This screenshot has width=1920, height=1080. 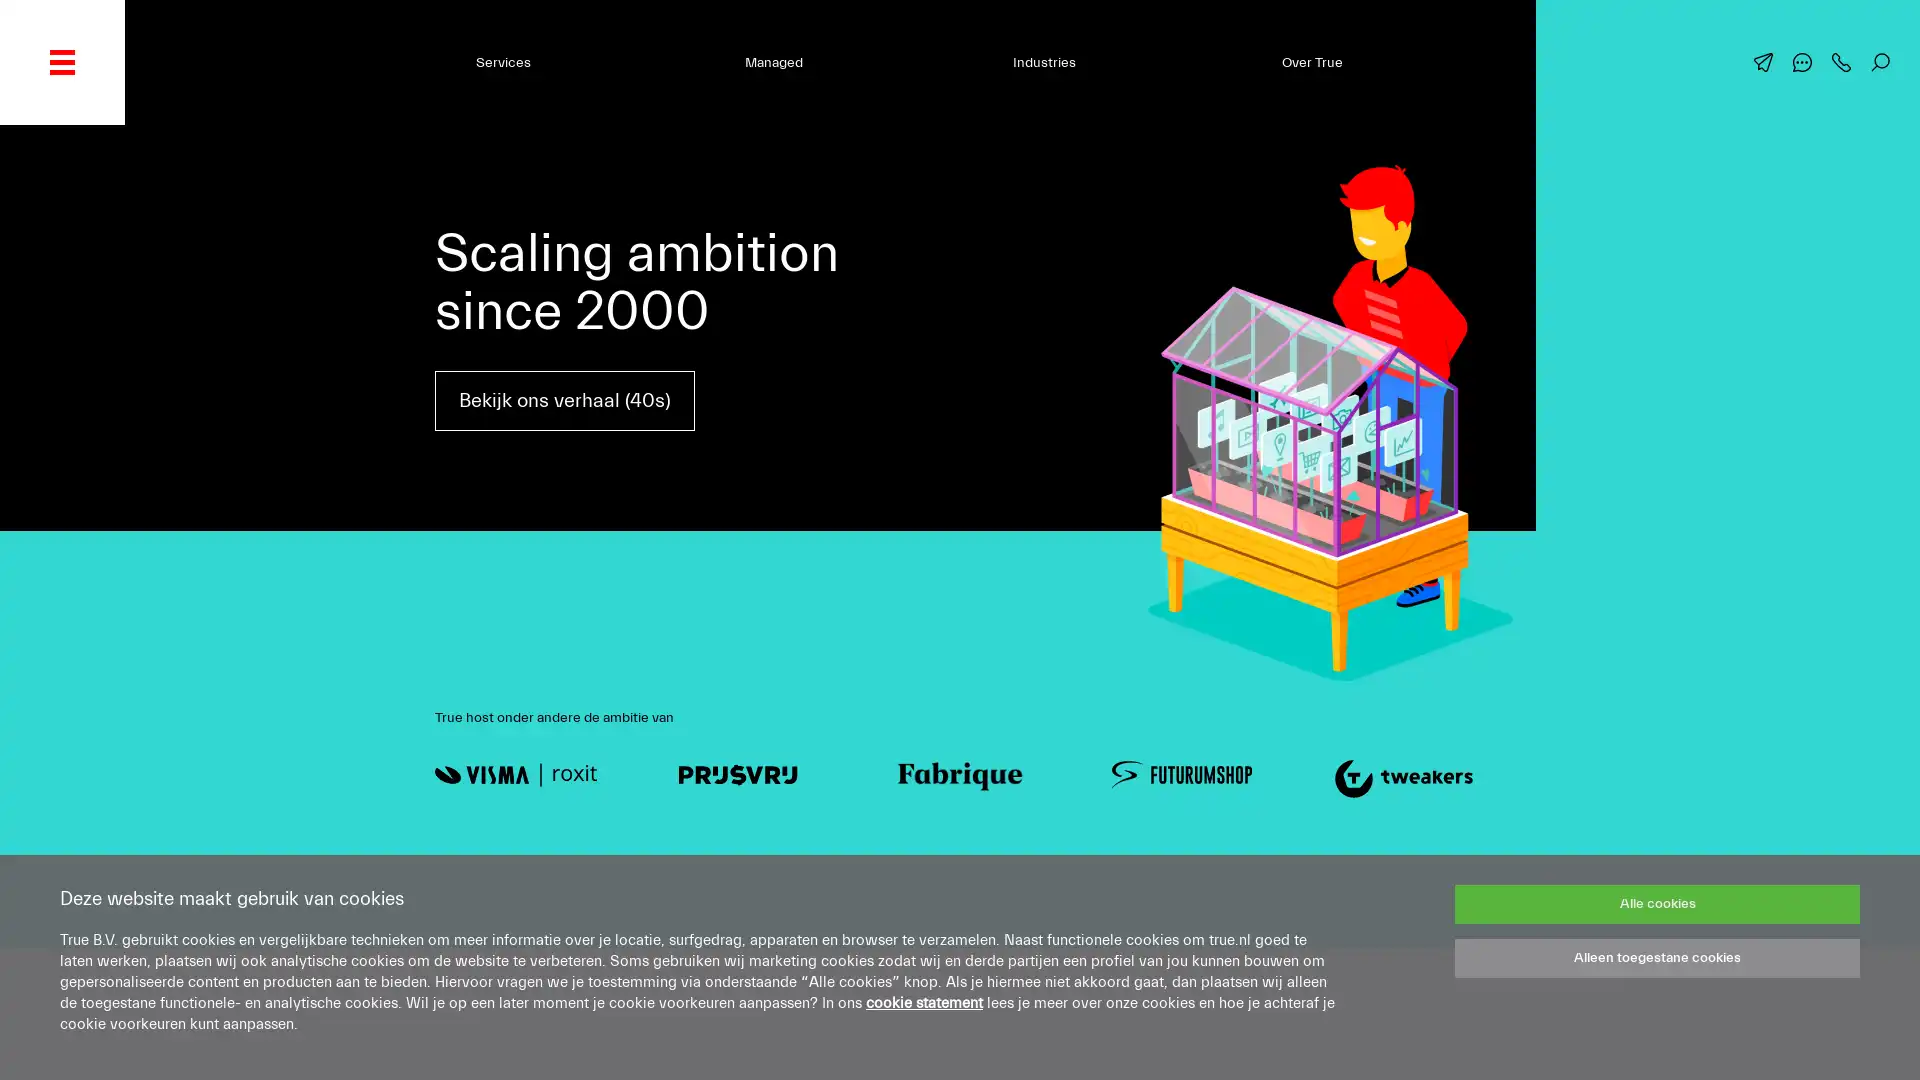 What do you see at coordinates (564, 401) in the screenshot?
I see `Bekijk ons verhaal (40s)` at bounding box center [564, 401].